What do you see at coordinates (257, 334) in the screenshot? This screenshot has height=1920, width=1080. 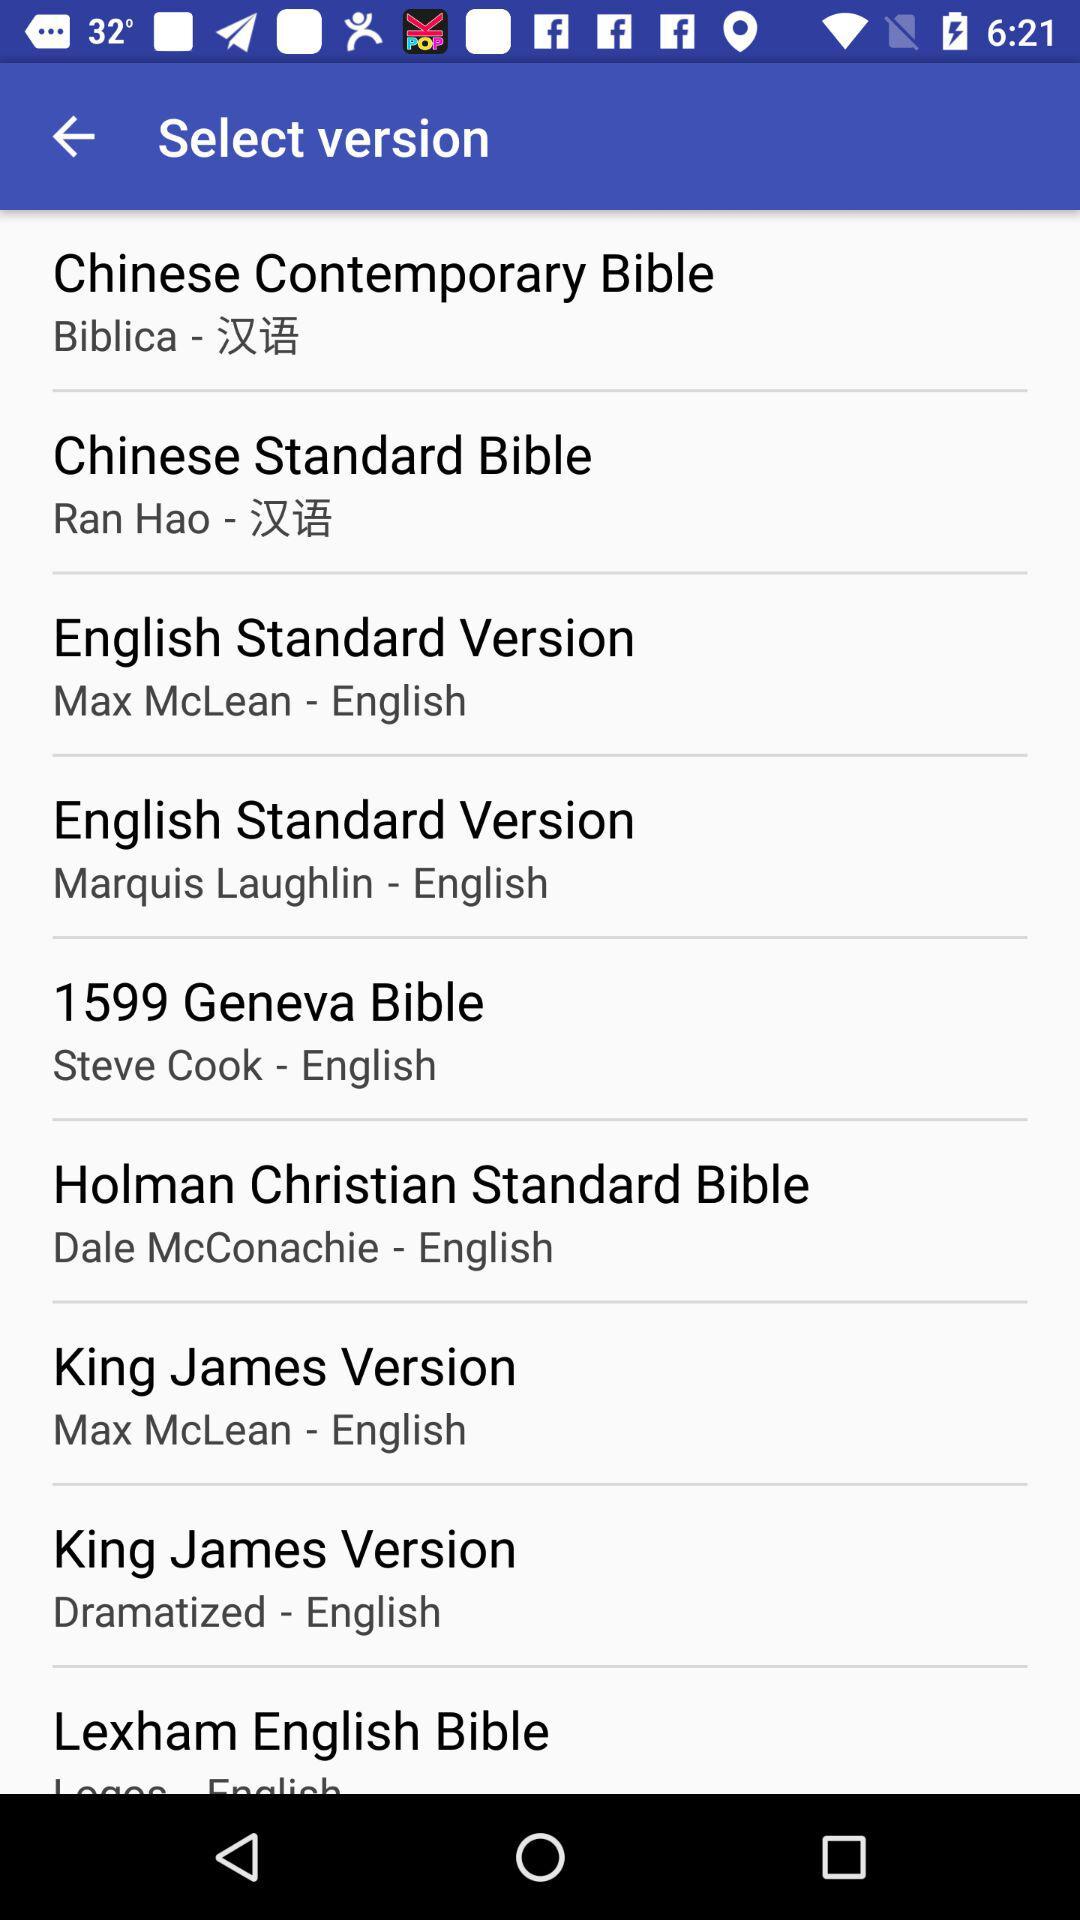 I see `the item below the chinese contemporary bible icon` at bounding box center [257, 334].